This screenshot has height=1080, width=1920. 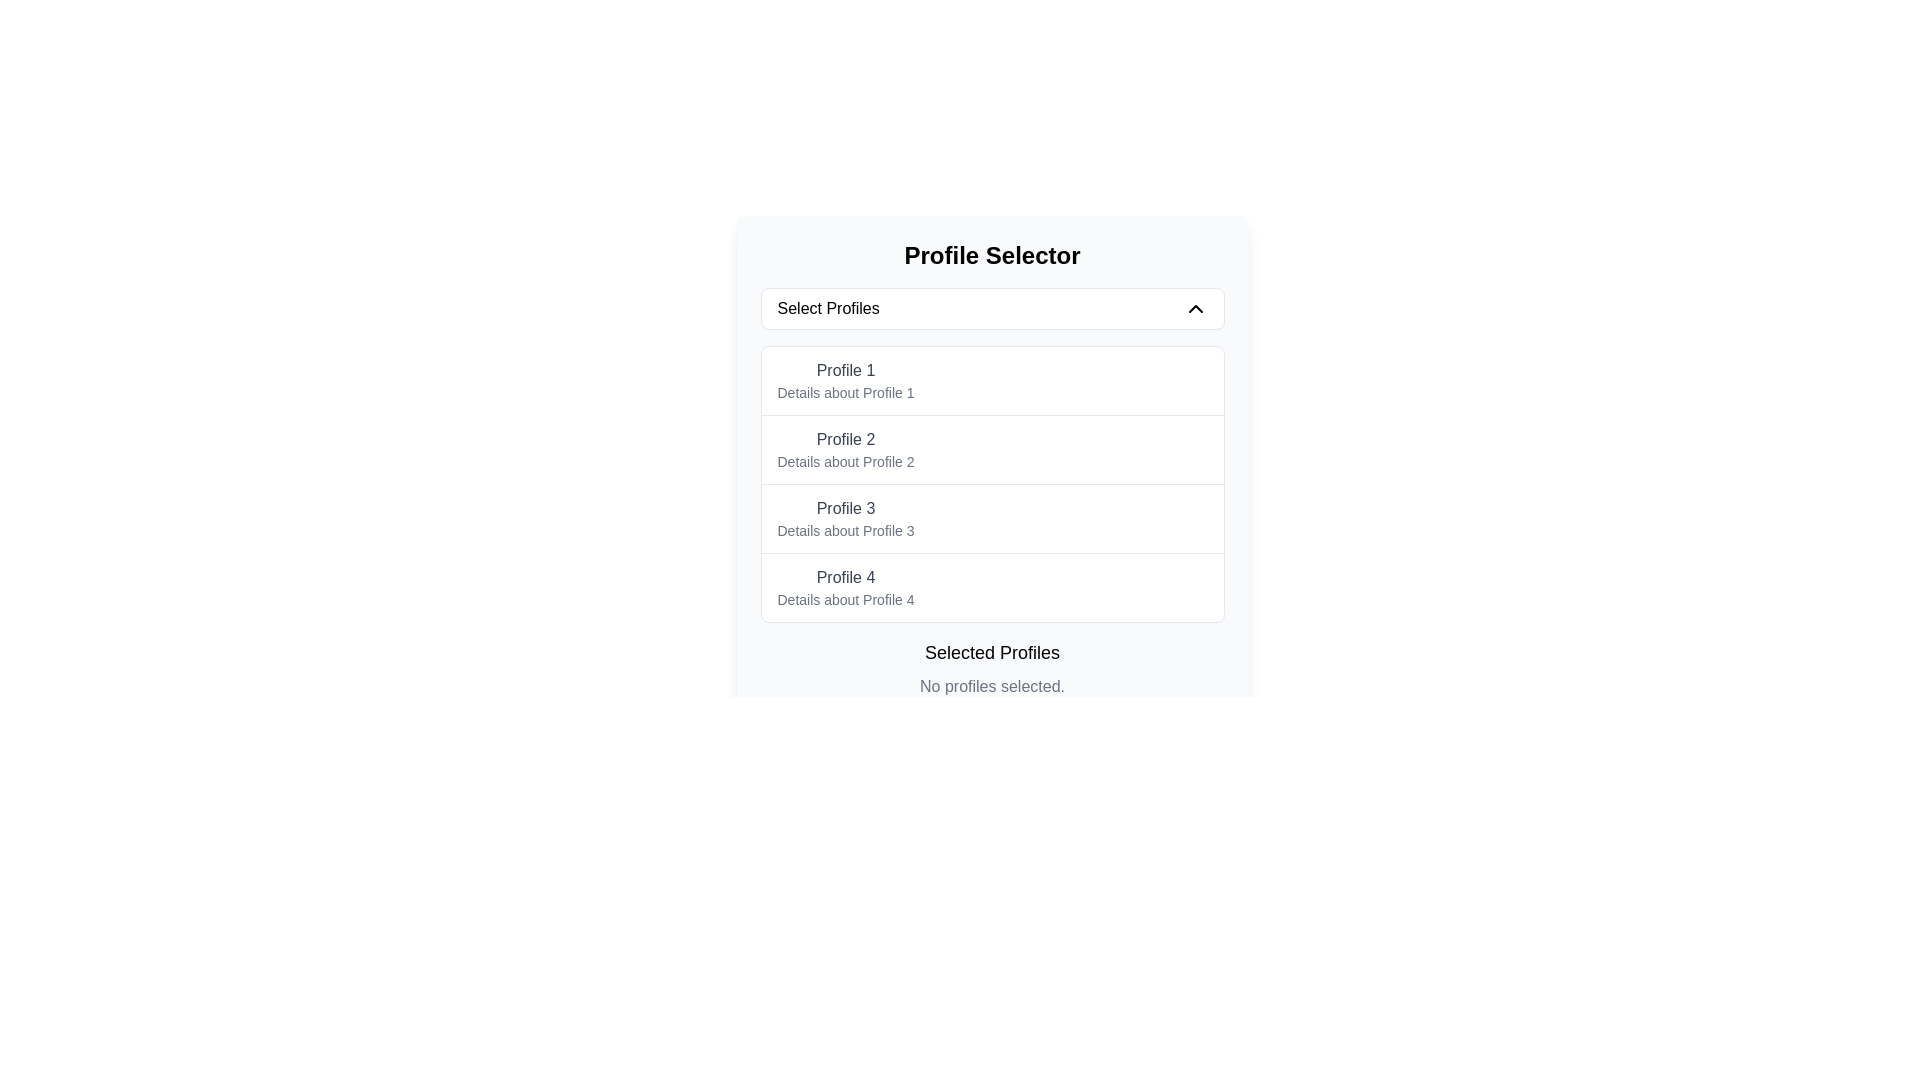 I want to click on text label saying 'Details about Profile 4' located below the 'Profile 4' label in the fourth row of the profile list, so click(x=845, y=599).